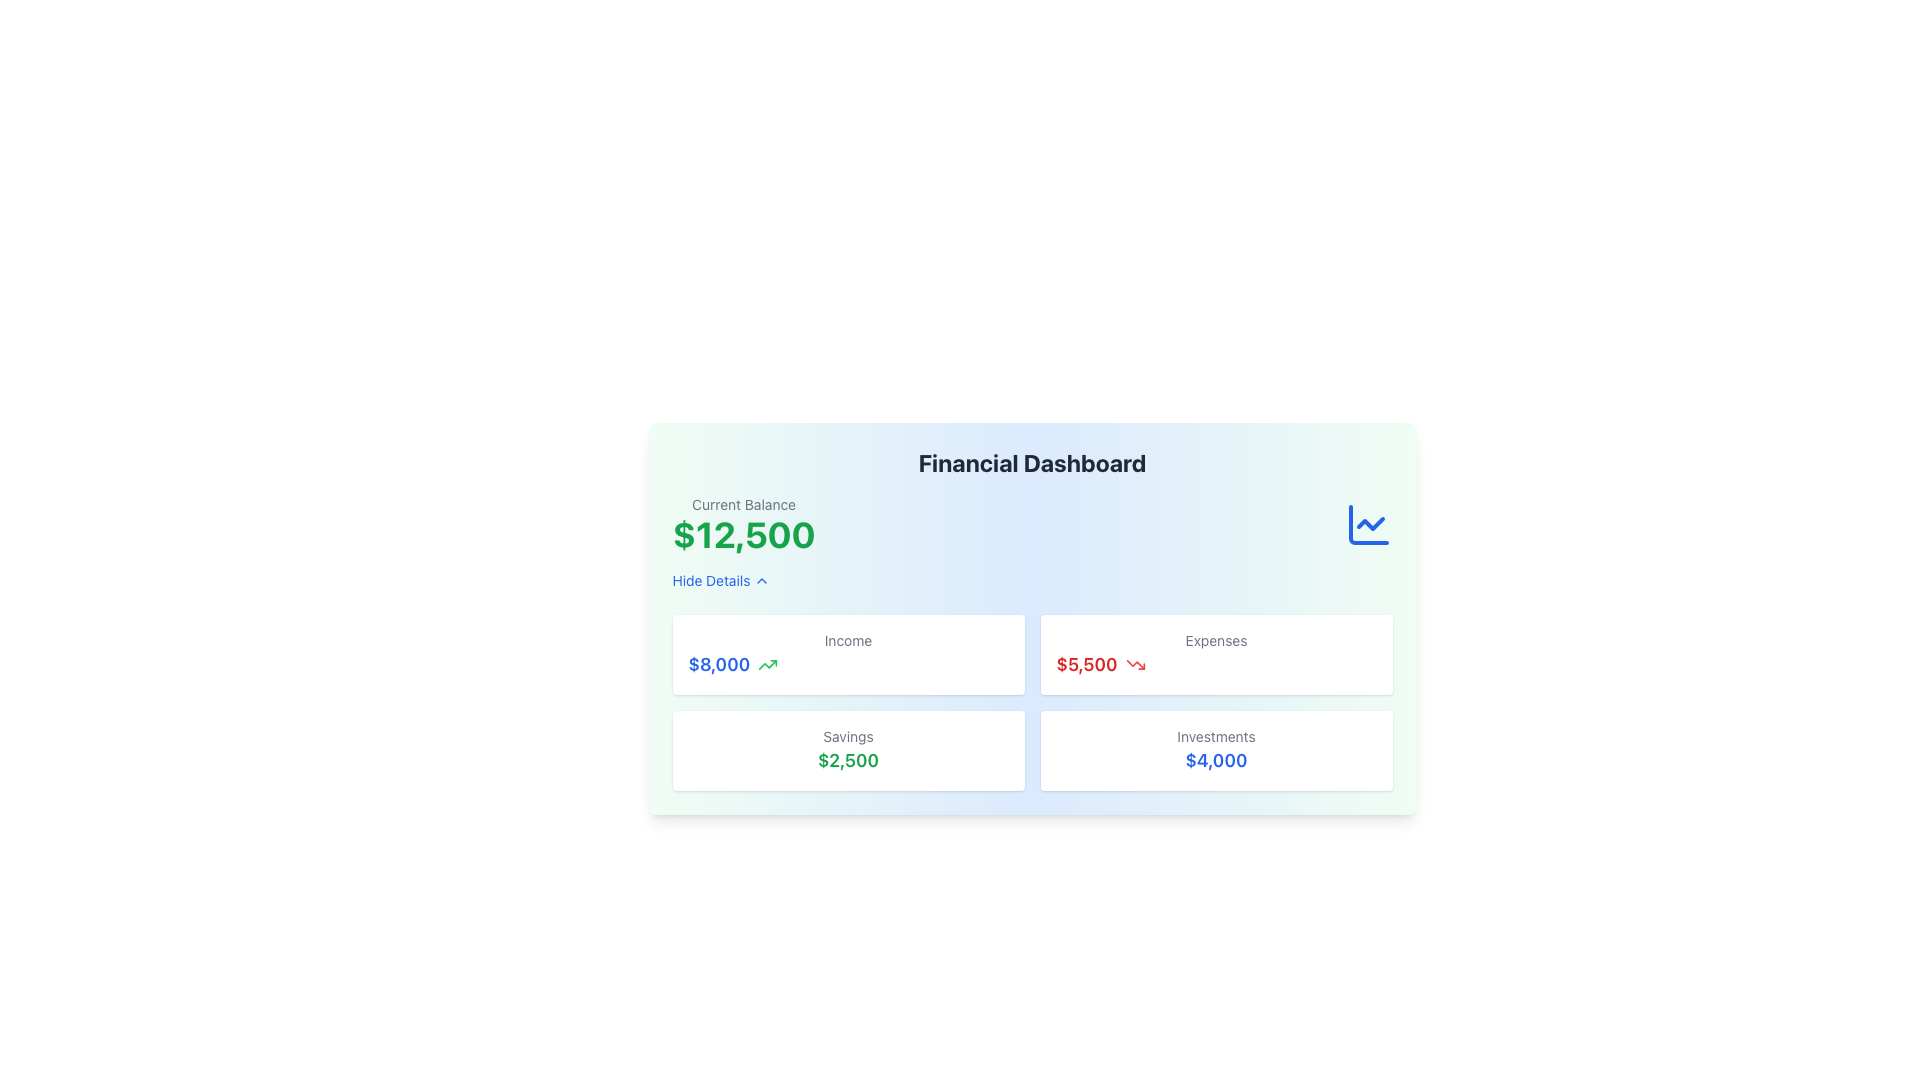 The height and width of the screenshot is (1080, 1920). What do you see at coordinates (848, 736) in the screenshot?
I see `the 'Savings' text label located in the white rounded-corner box at the bottom left section of the financial dashboard` at bounding box center [848, 736].